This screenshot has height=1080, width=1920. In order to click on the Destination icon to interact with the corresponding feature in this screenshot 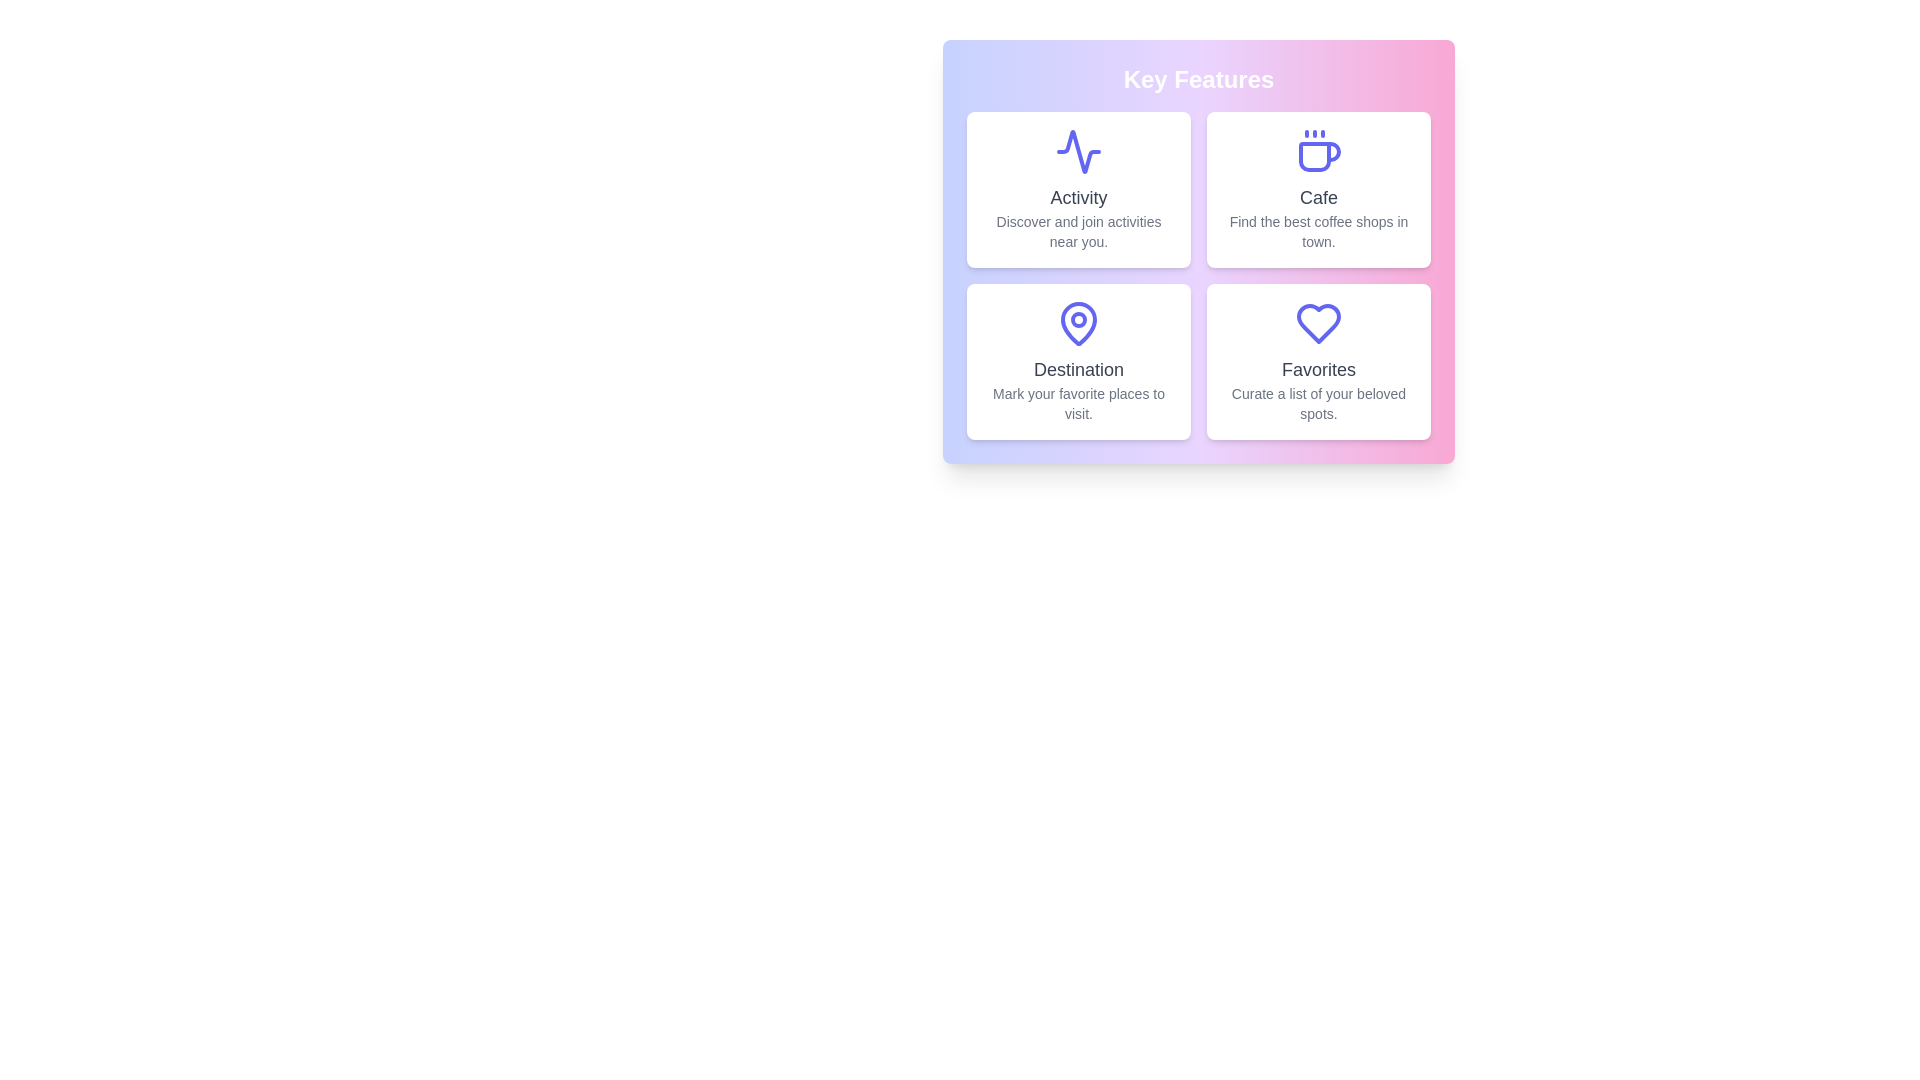, I will do `click(1078, 323)`.